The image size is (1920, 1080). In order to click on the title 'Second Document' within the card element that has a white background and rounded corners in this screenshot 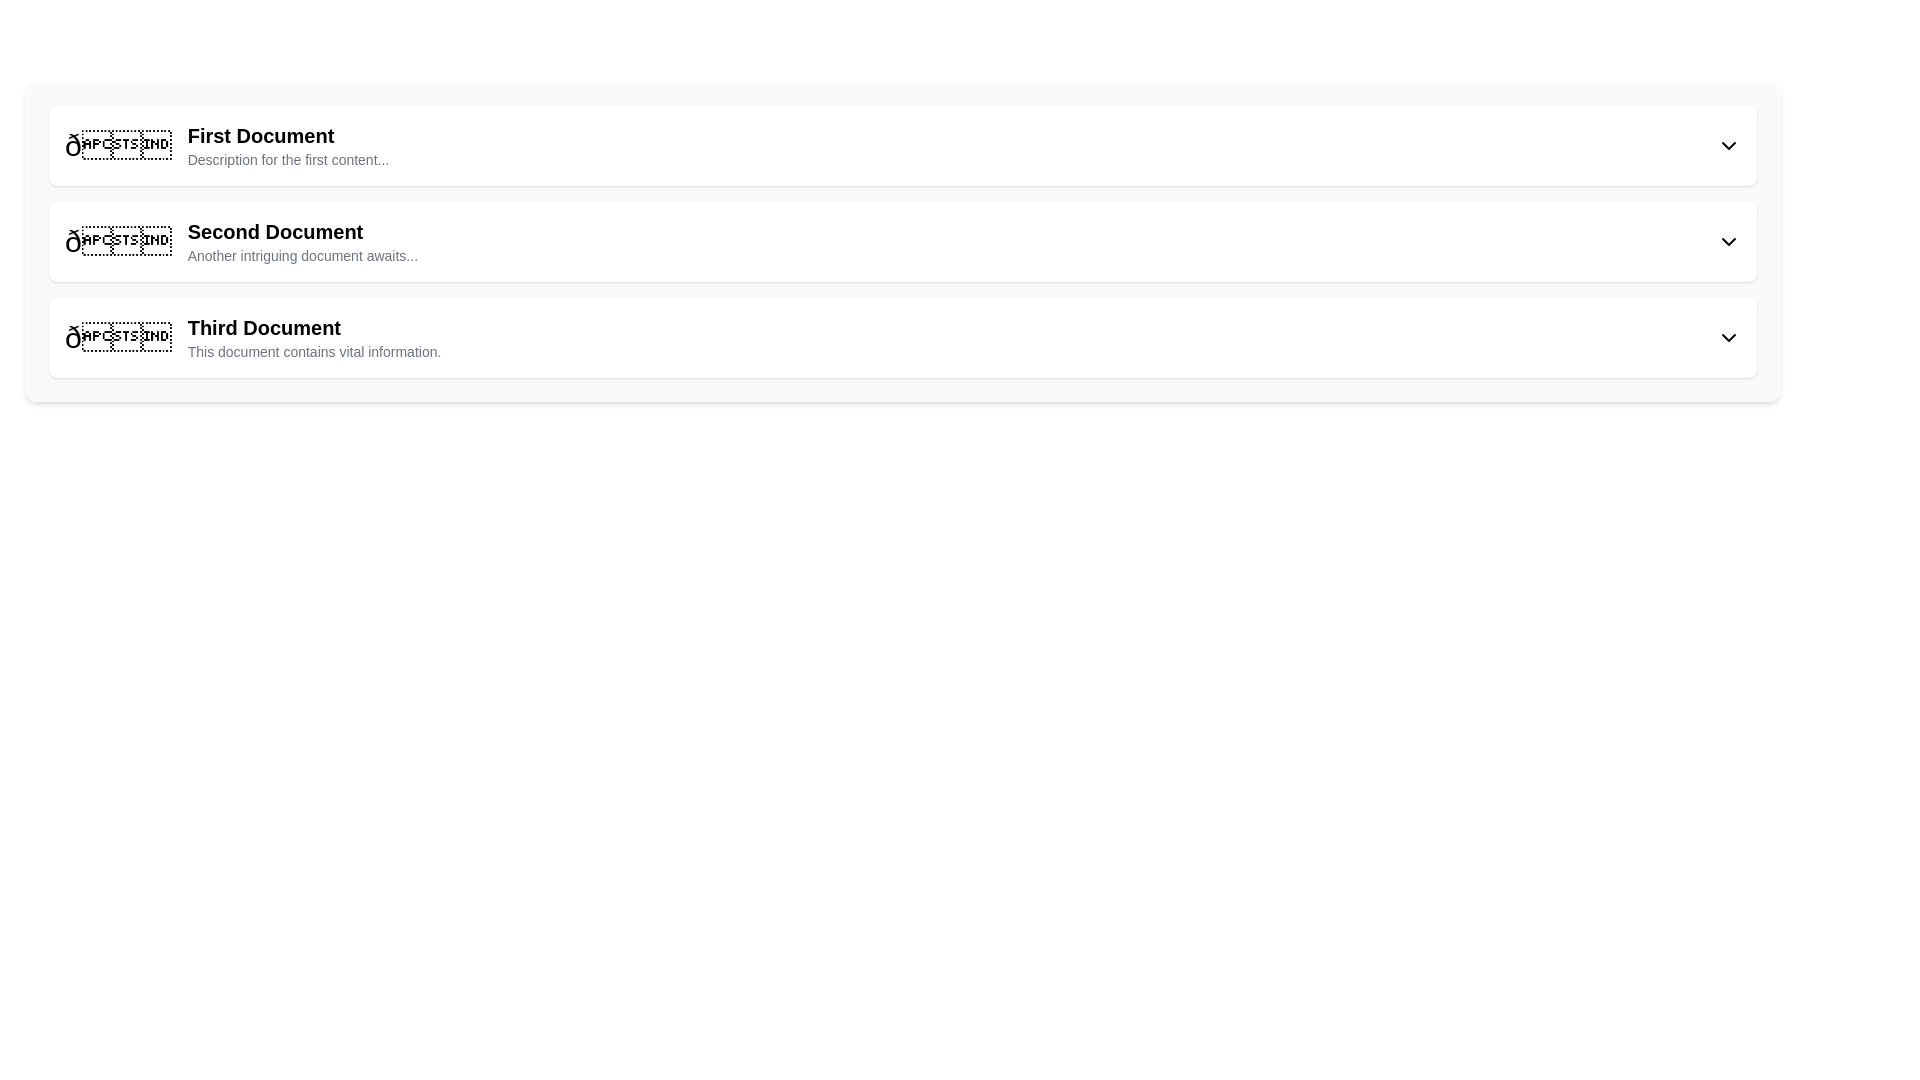, I will do `click(901, 241)`.